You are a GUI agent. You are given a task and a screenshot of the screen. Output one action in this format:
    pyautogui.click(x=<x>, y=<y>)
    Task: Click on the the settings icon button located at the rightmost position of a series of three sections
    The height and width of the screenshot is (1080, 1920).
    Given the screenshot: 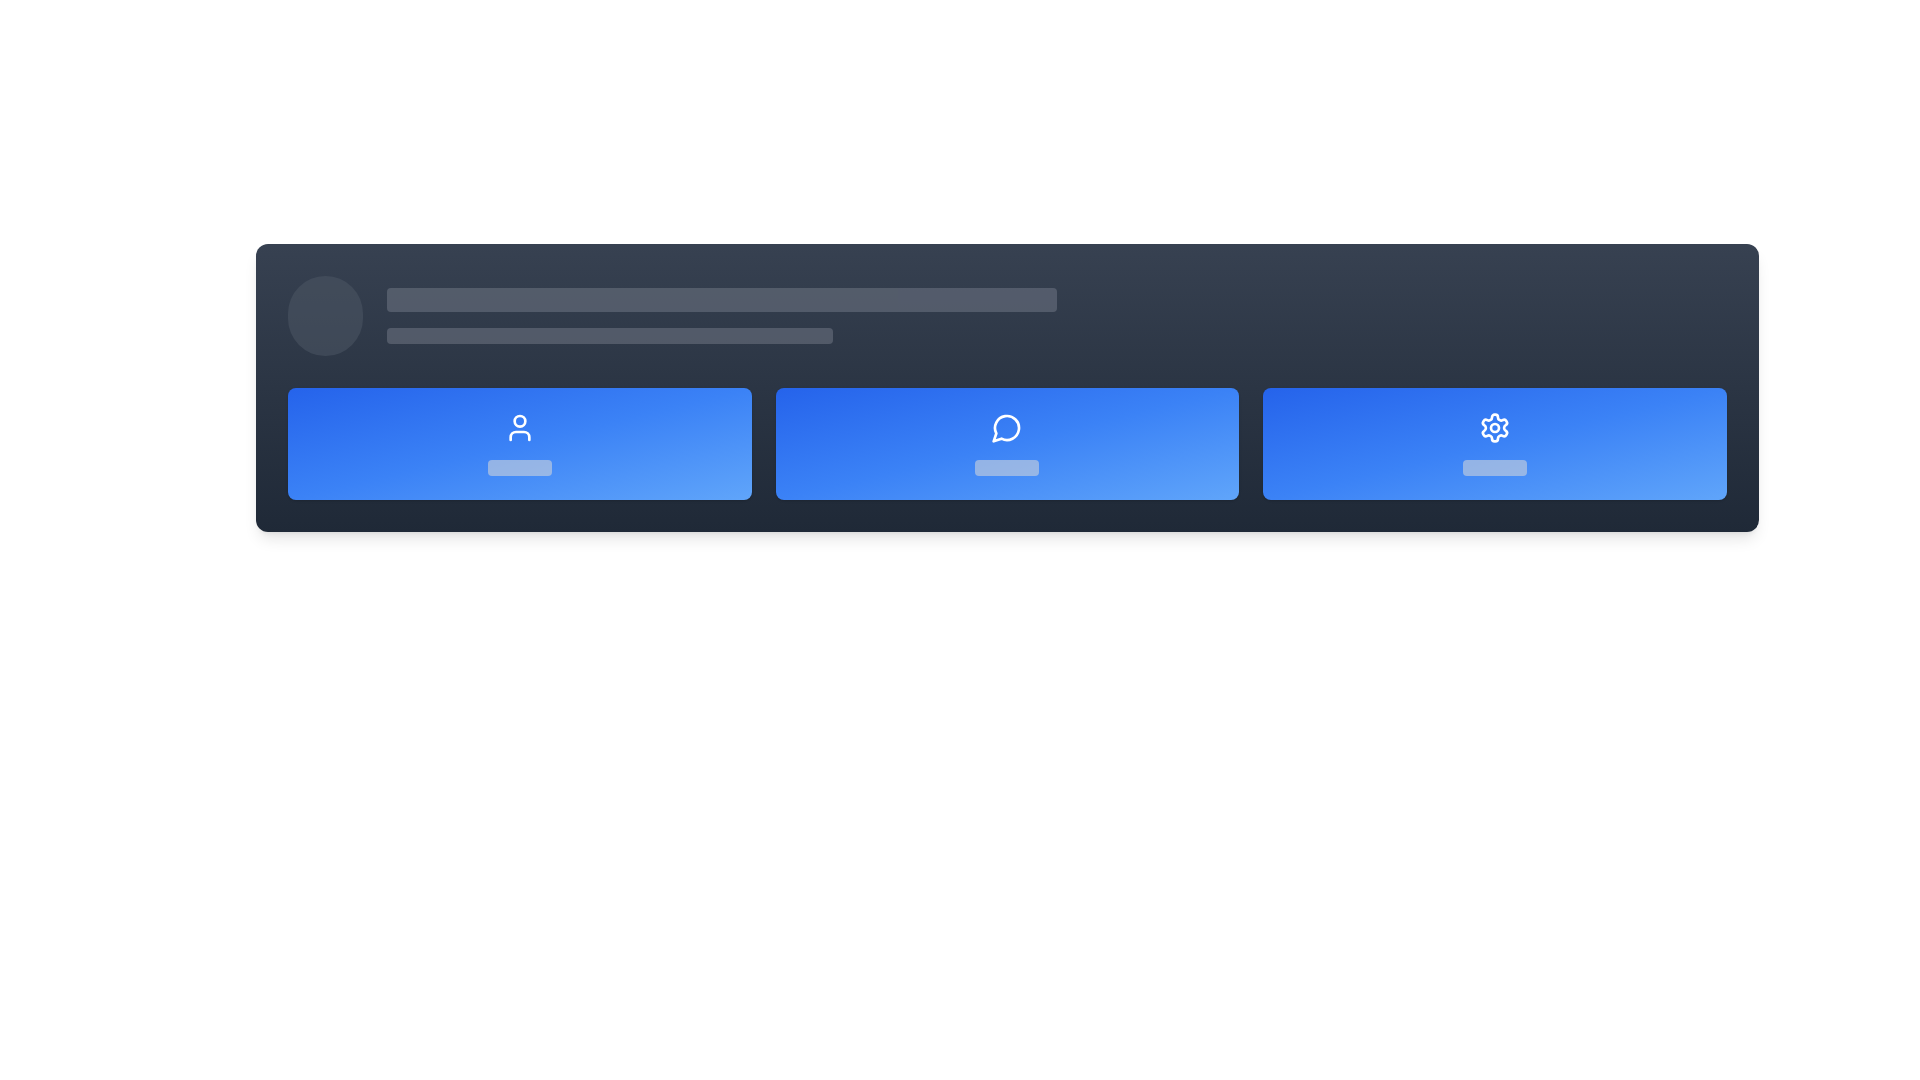 What is the action you would take?
    pyautogui.click(x=1495, y=427)
    